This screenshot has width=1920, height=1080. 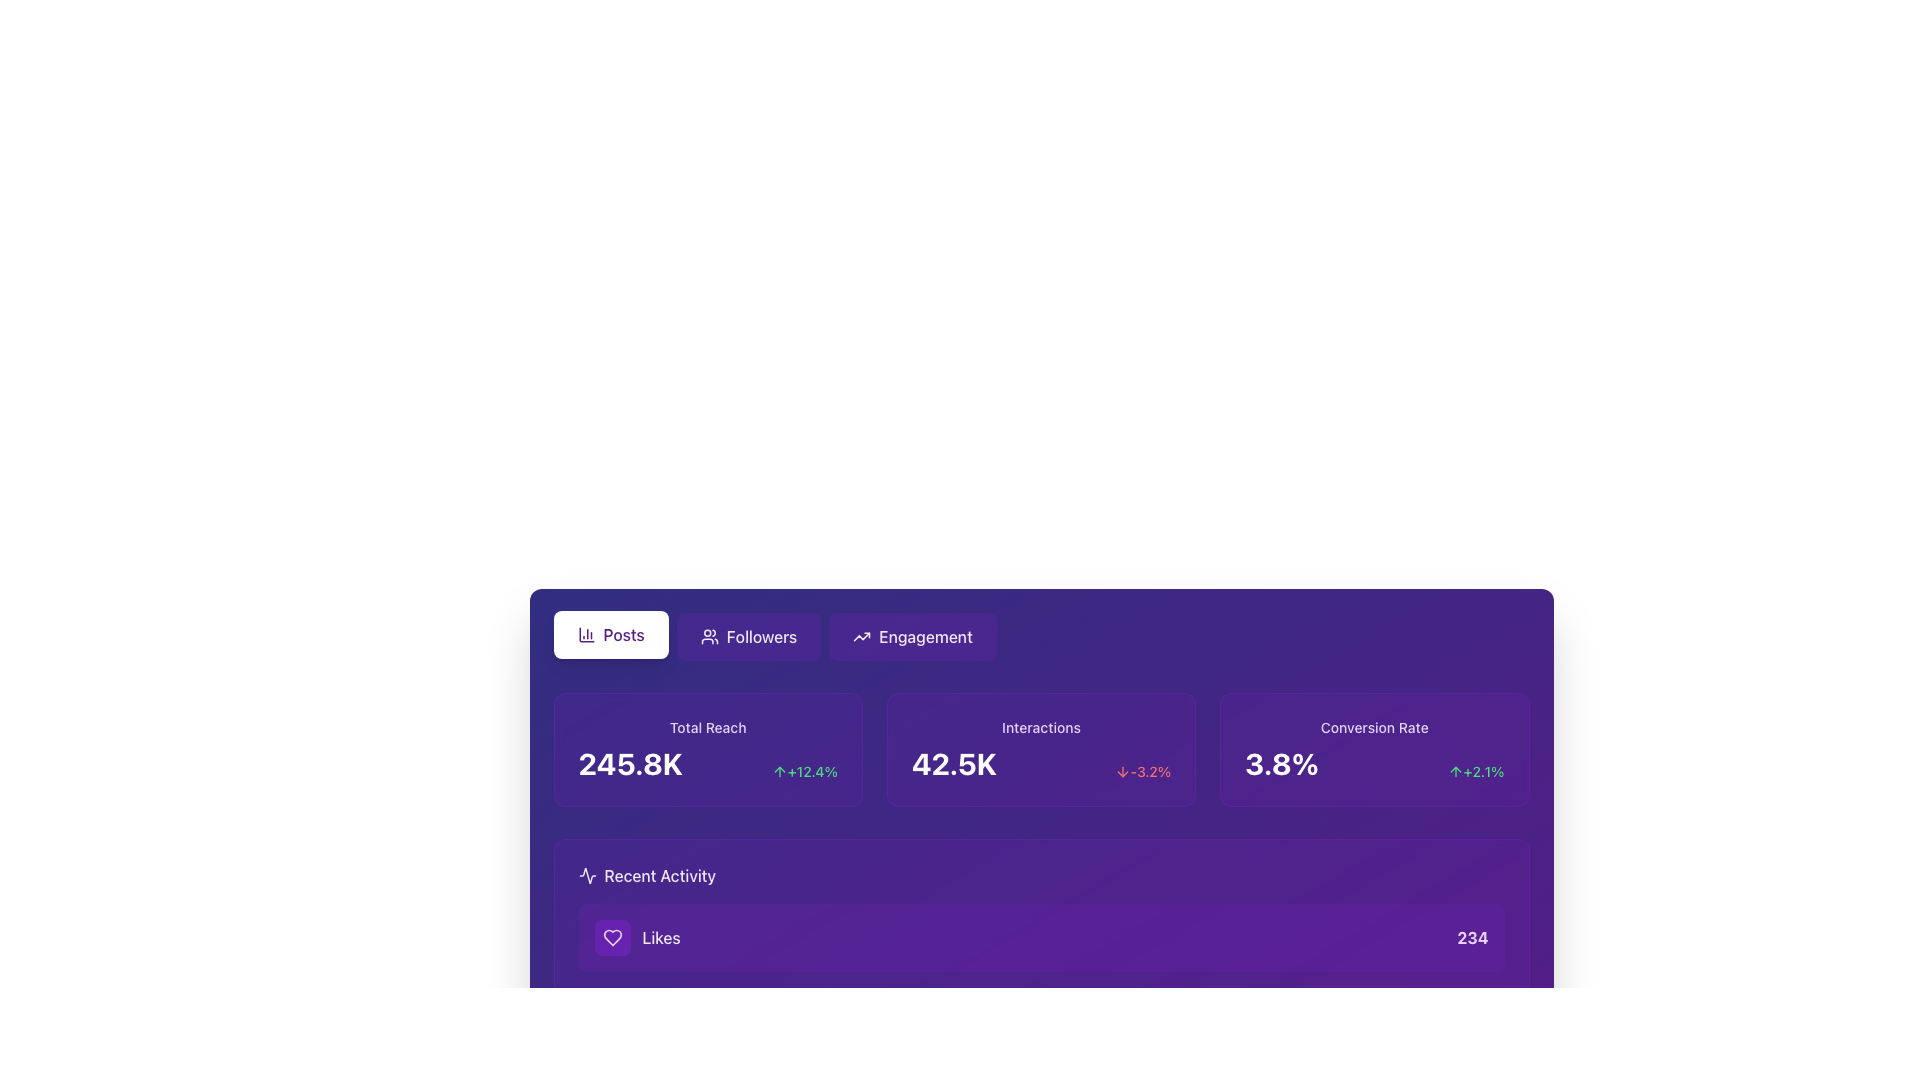 What do you see at coordinates (862, 636) in the screenshot?
I see `the small trending graph icon with an upward arrow, which is styled in white on a purple background, located at the top-right corner of the 'Engagement' button` at bounding box center [862, 636].